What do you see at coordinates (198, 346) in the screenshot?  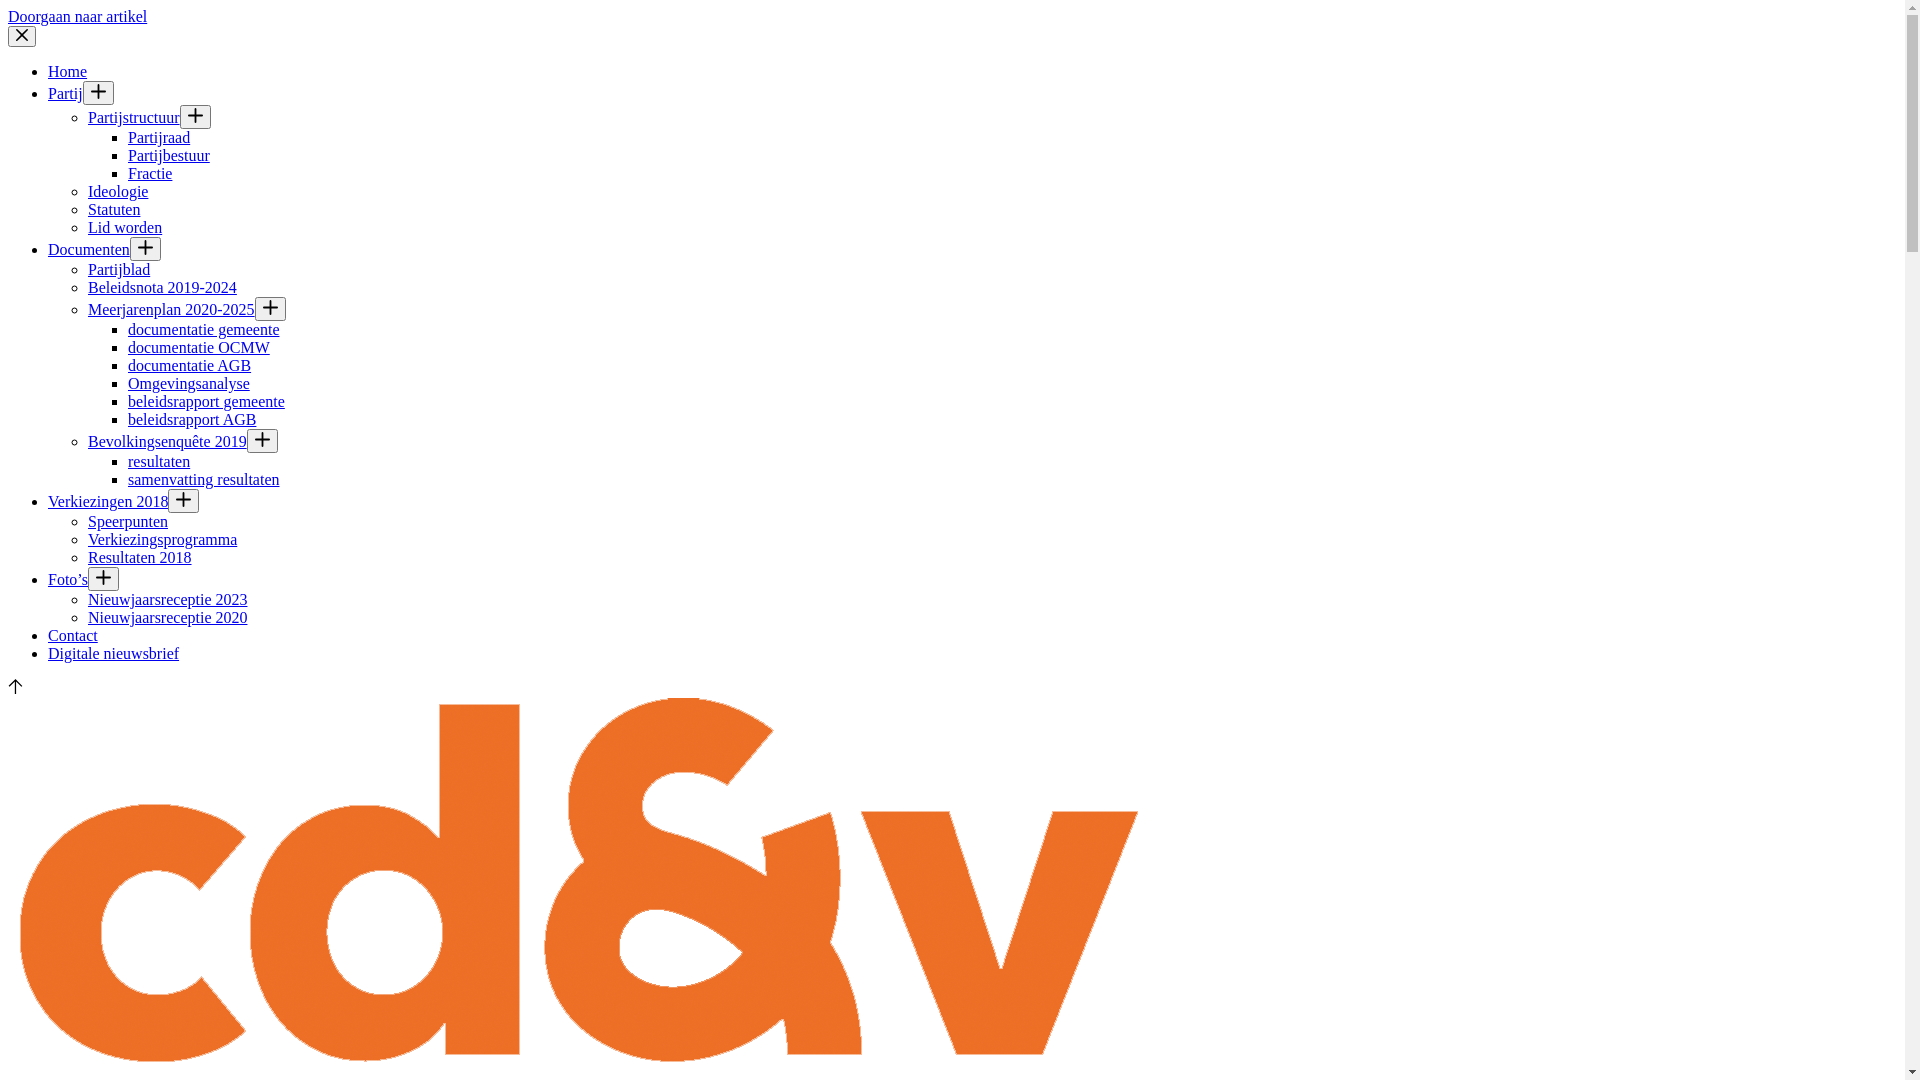 I see `'documentatie OCMW'` at bounding box center [198, 346].